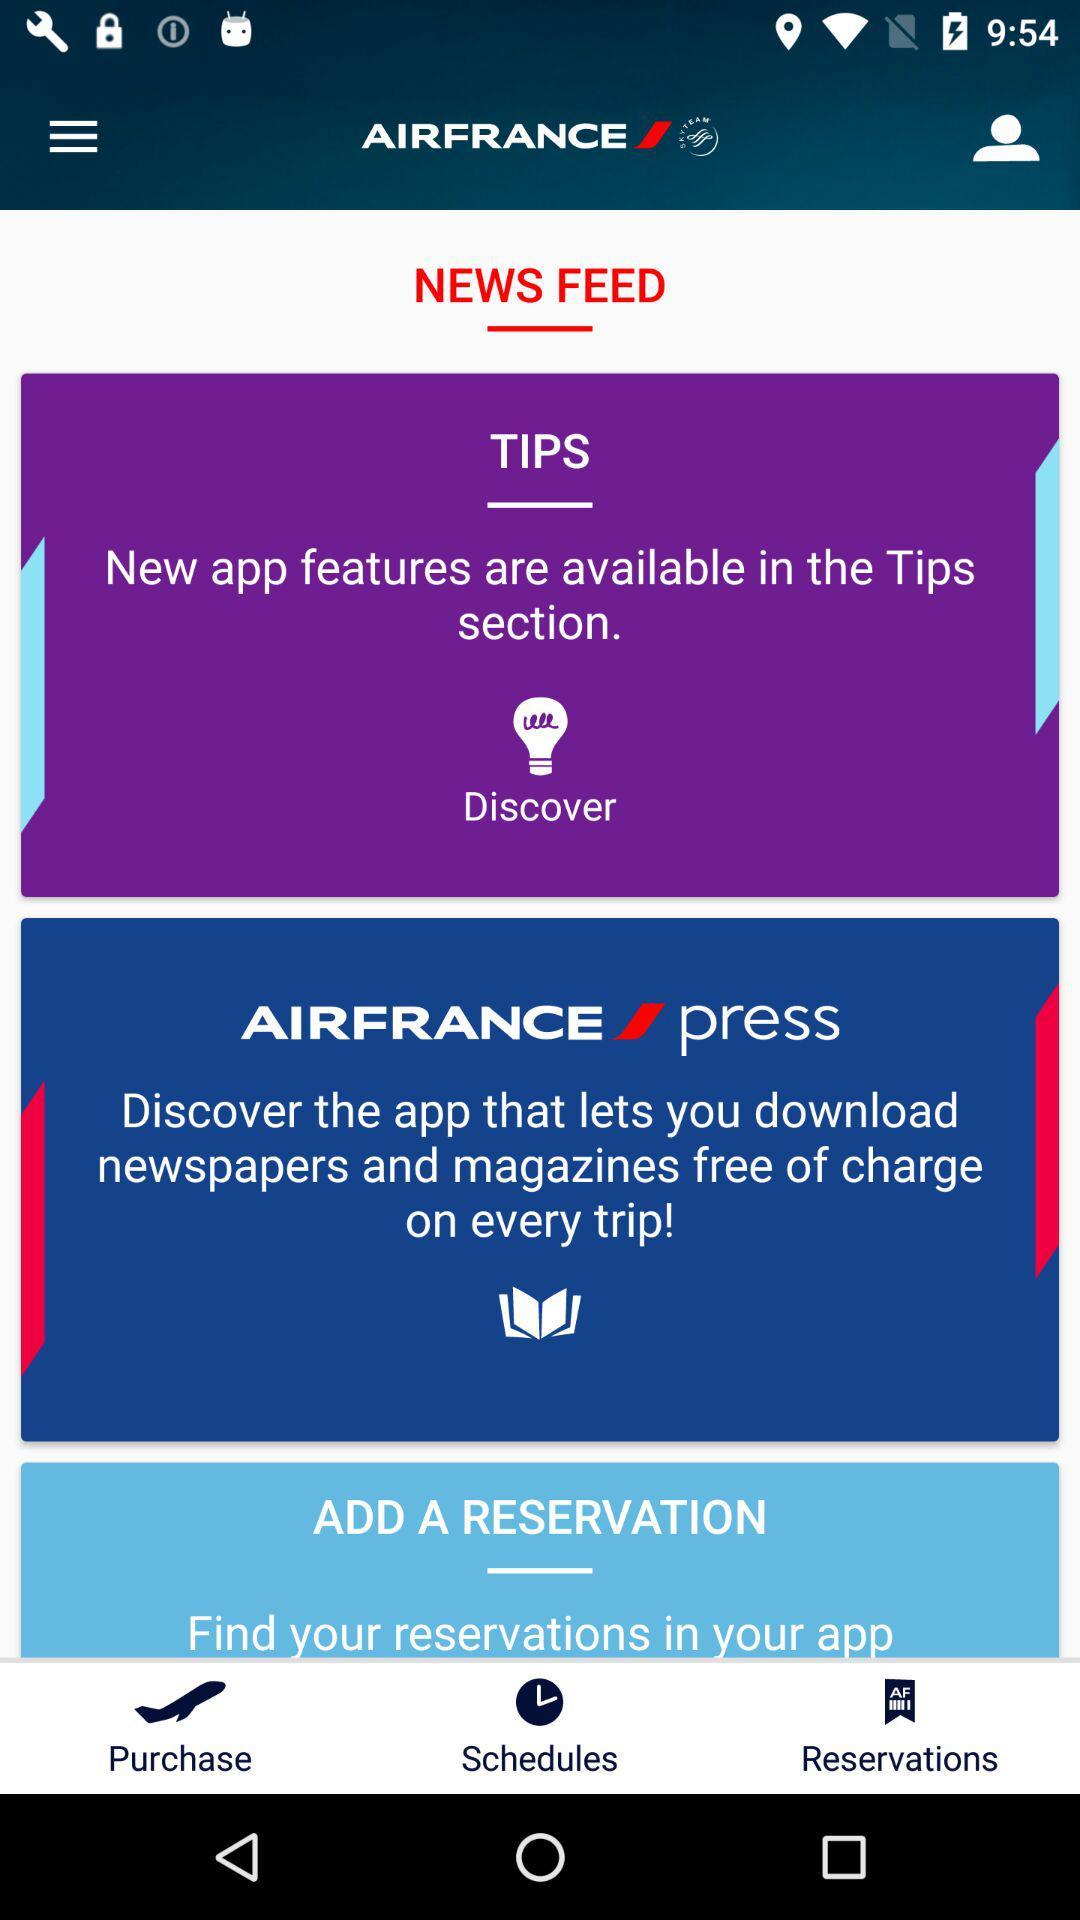  I want to click on the item to the left of the reservations icon, so click(540, 1727).